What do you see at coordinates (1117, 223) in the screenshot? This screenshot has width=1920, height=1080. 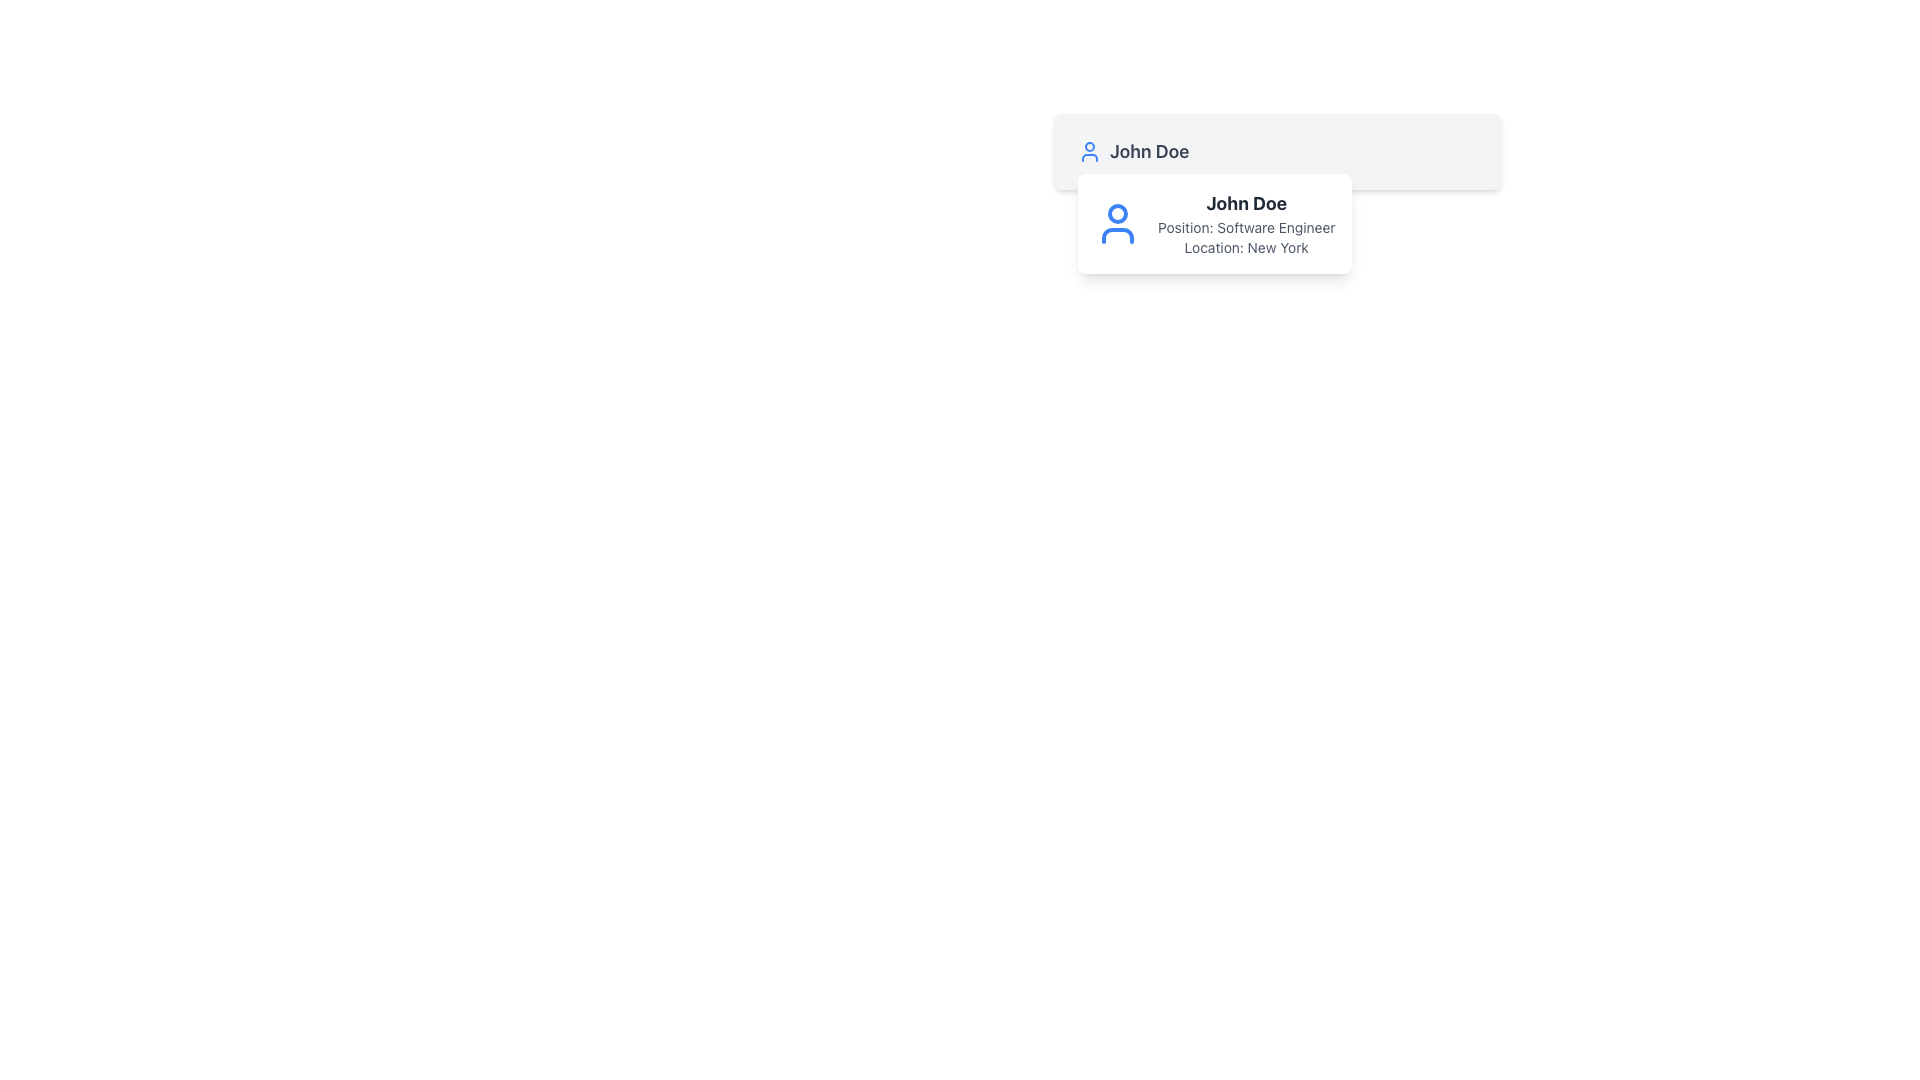 I see `the user icon with a simplistic blue design located at the left edge of the card containing information about John Doe` at bounding box center [1117, 223].